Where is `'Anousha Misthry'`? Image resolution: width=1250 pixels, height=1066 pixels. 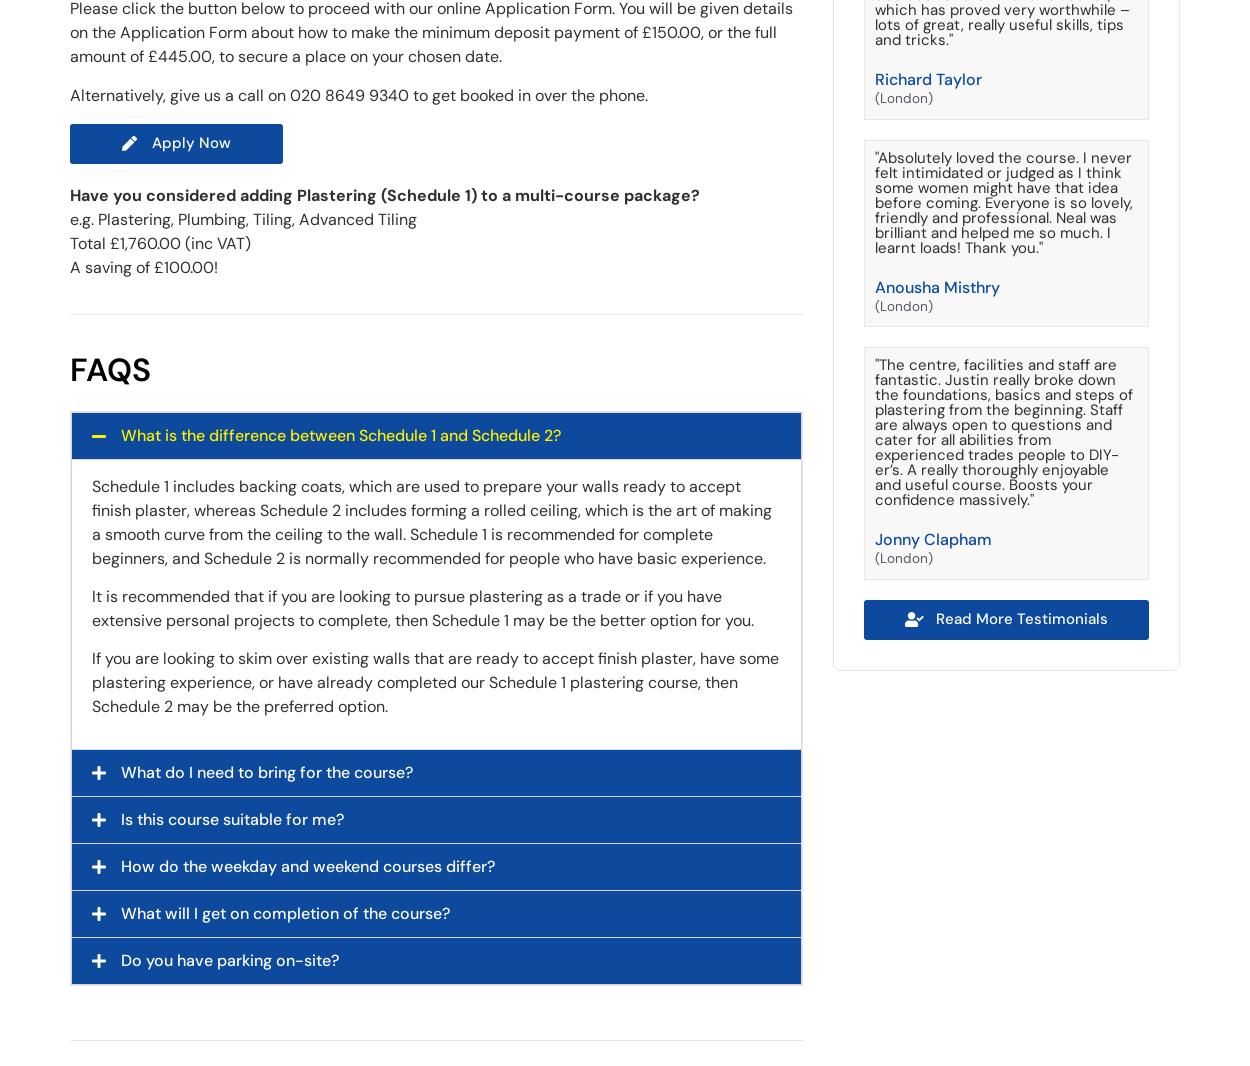 'Anousha Misthry' is located at coordinates (937, 286).